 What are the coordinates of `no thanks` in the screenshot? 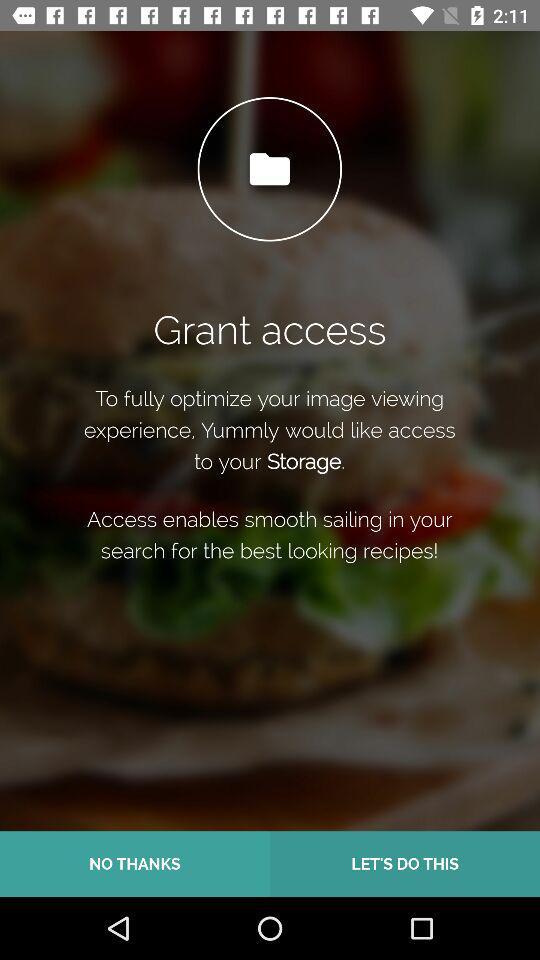 It's located at (135, 863).